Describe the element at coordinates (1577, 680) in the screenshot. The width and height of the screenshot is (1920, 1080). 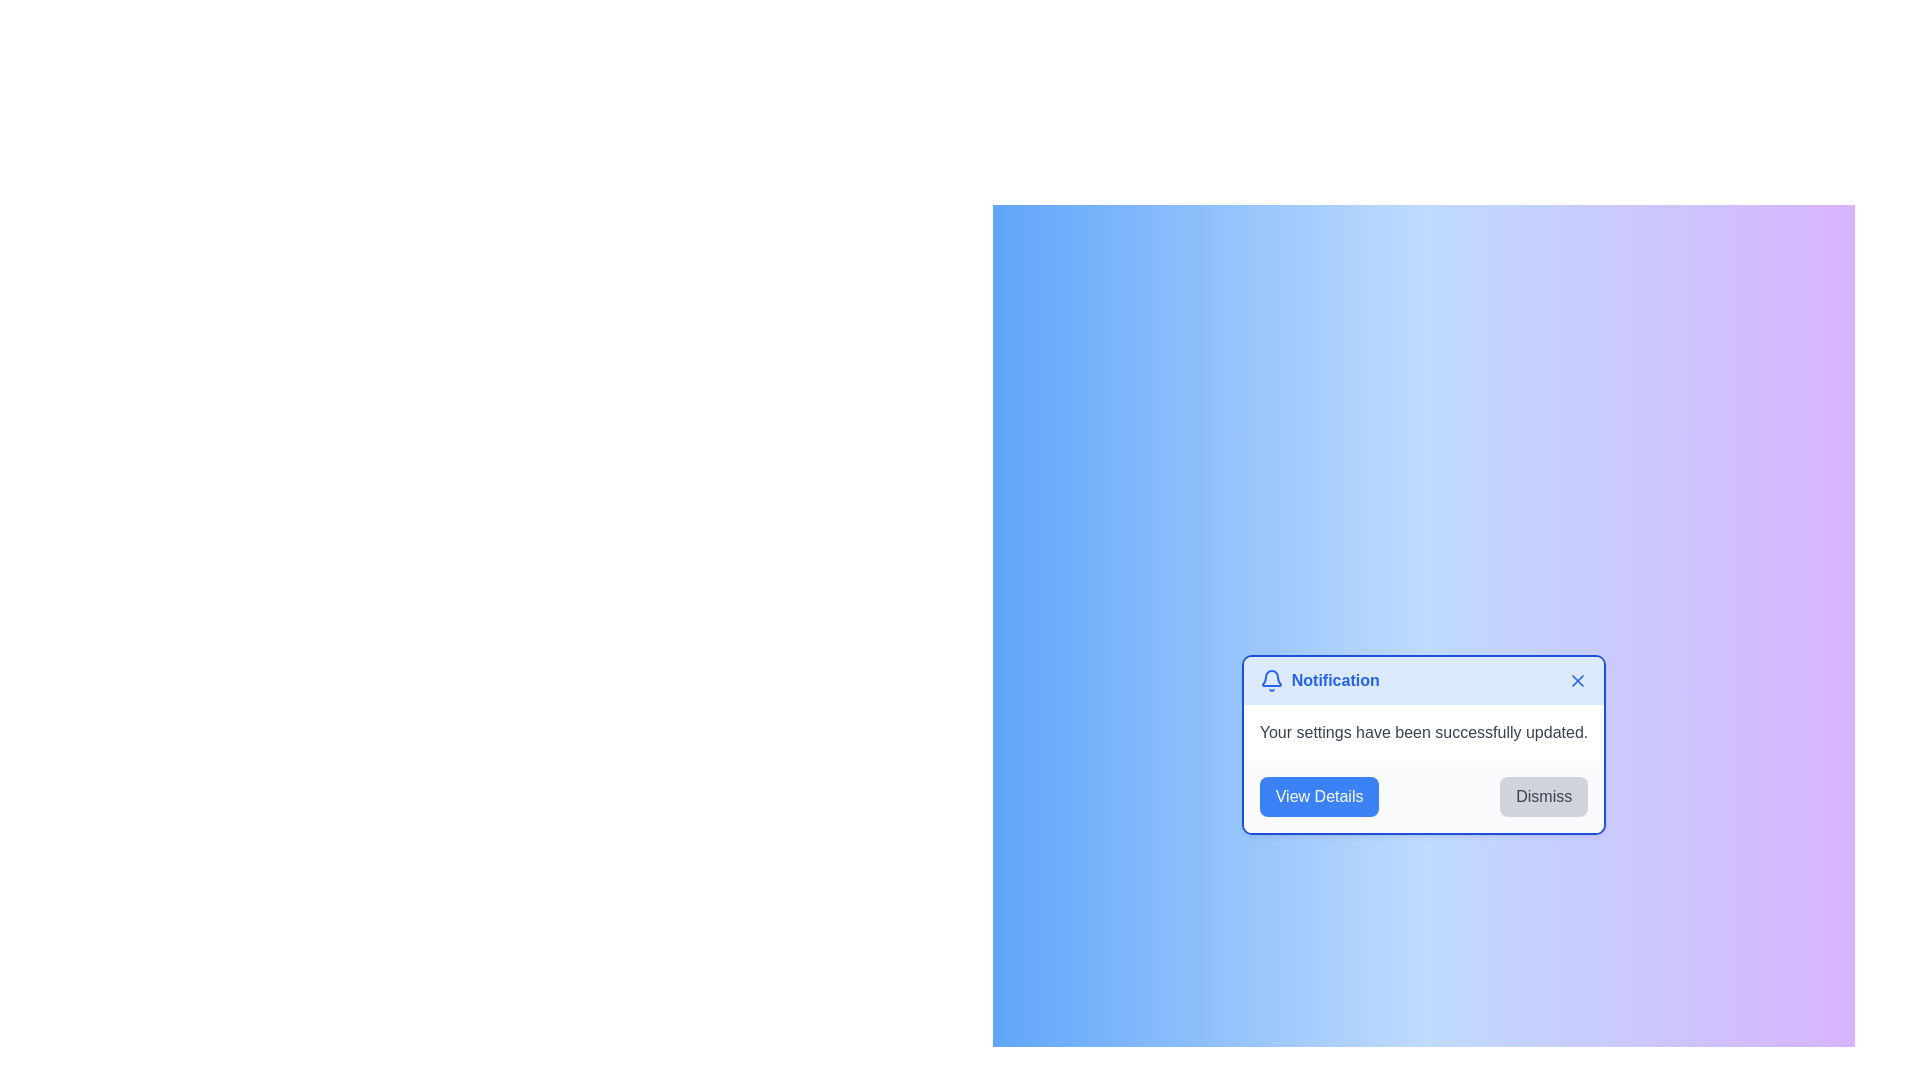
I see `the small blue 'X' icon in the top-right corner of the notification banner` at that location.